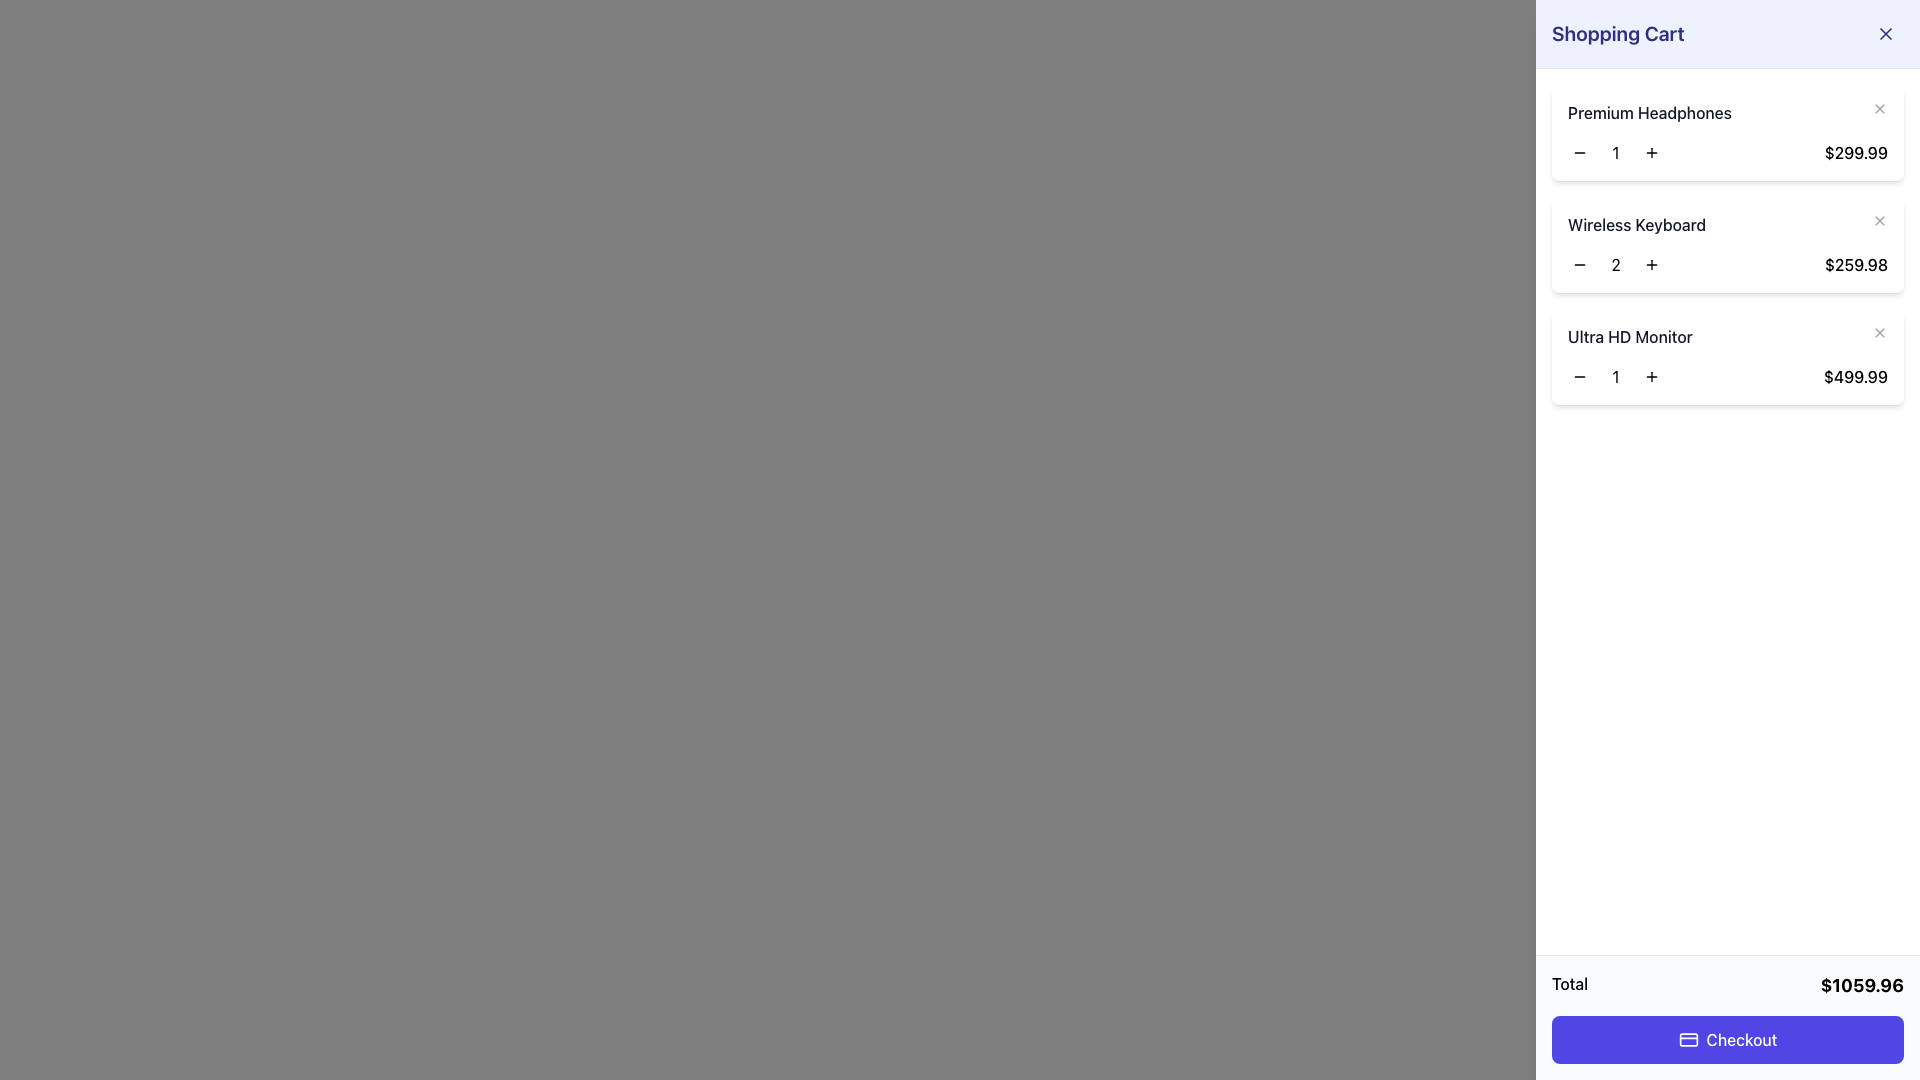 Image resolution: width=1920 pixels, height=1080 pixels. What do you see at coordinates (1651, 264) in the screenshot?
I see `the small circular button with a plus symbol ('+') located inside the shopping cart interface near the 'Wireless Keyboard' item to increment the item quantity` at bounding box center [1651, 264].